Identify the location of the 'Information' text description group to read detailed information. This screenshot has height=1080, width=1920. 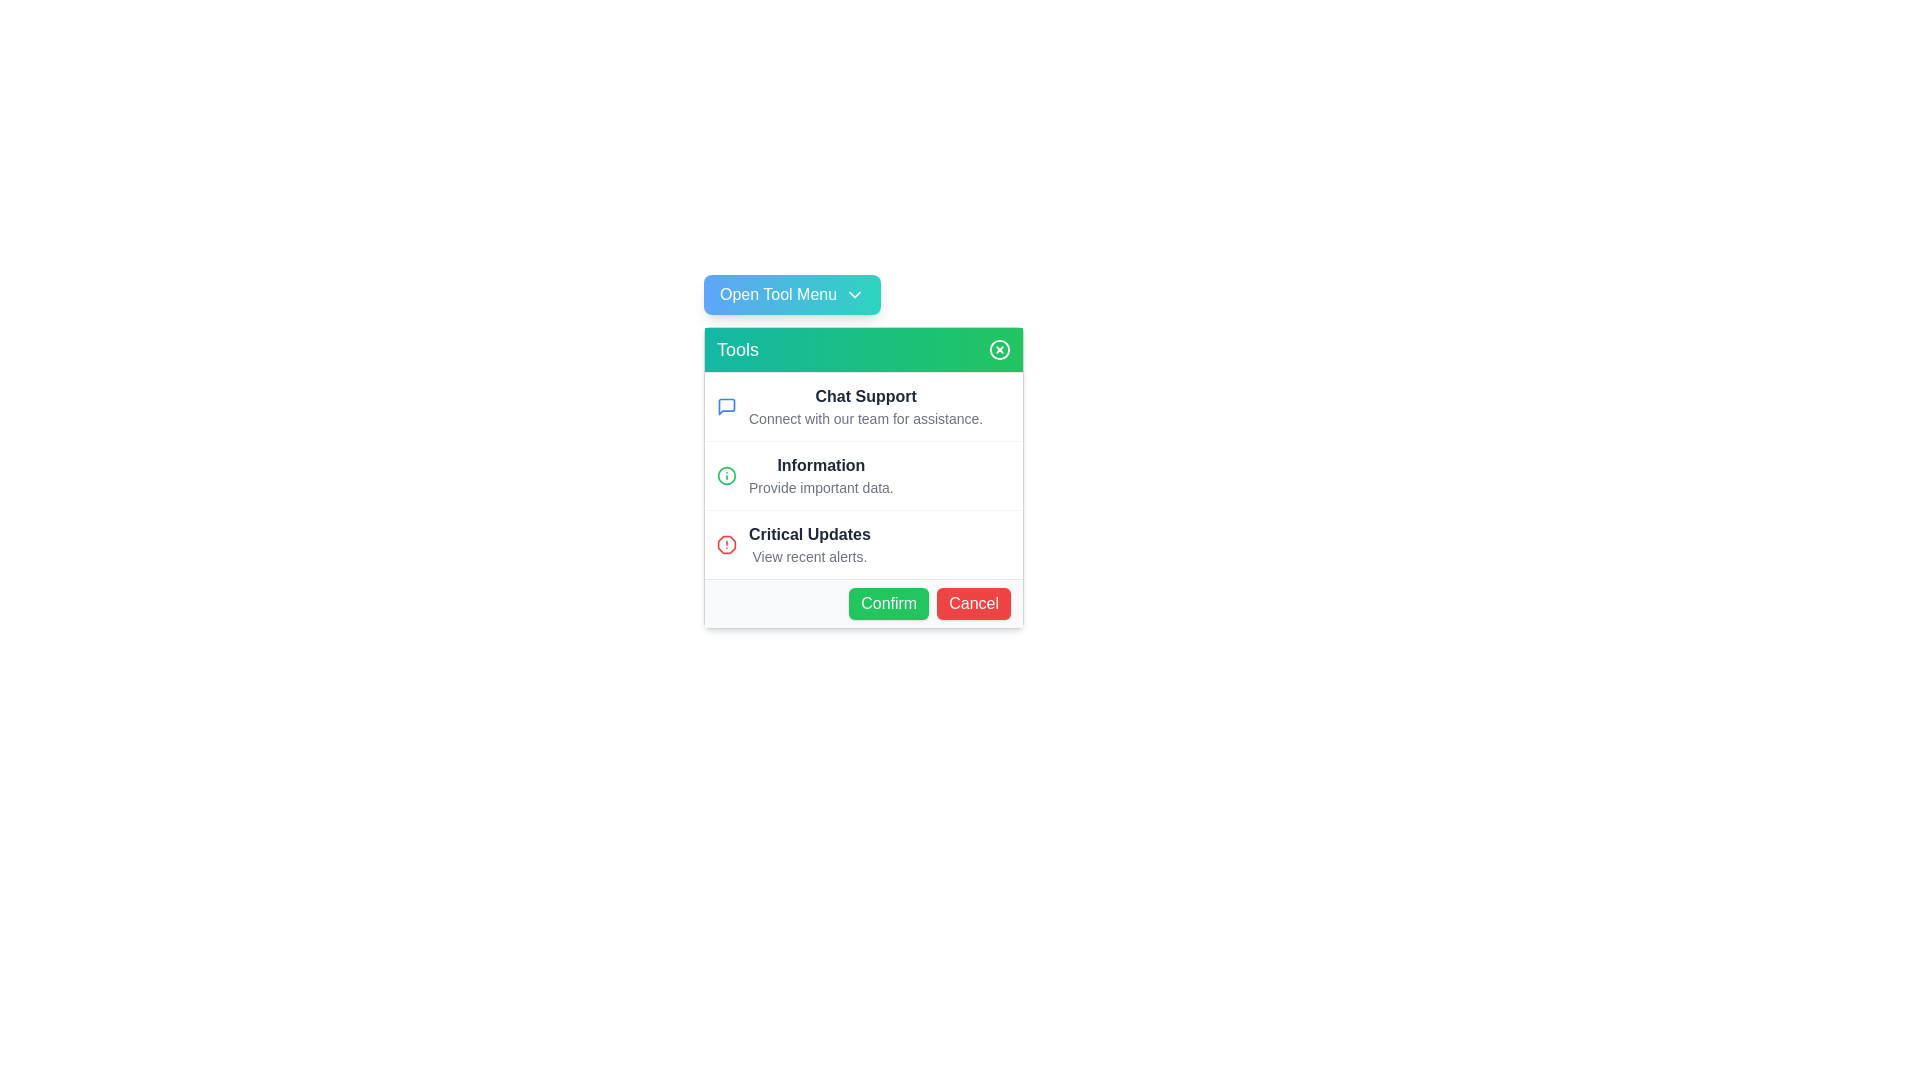
(821, 475).